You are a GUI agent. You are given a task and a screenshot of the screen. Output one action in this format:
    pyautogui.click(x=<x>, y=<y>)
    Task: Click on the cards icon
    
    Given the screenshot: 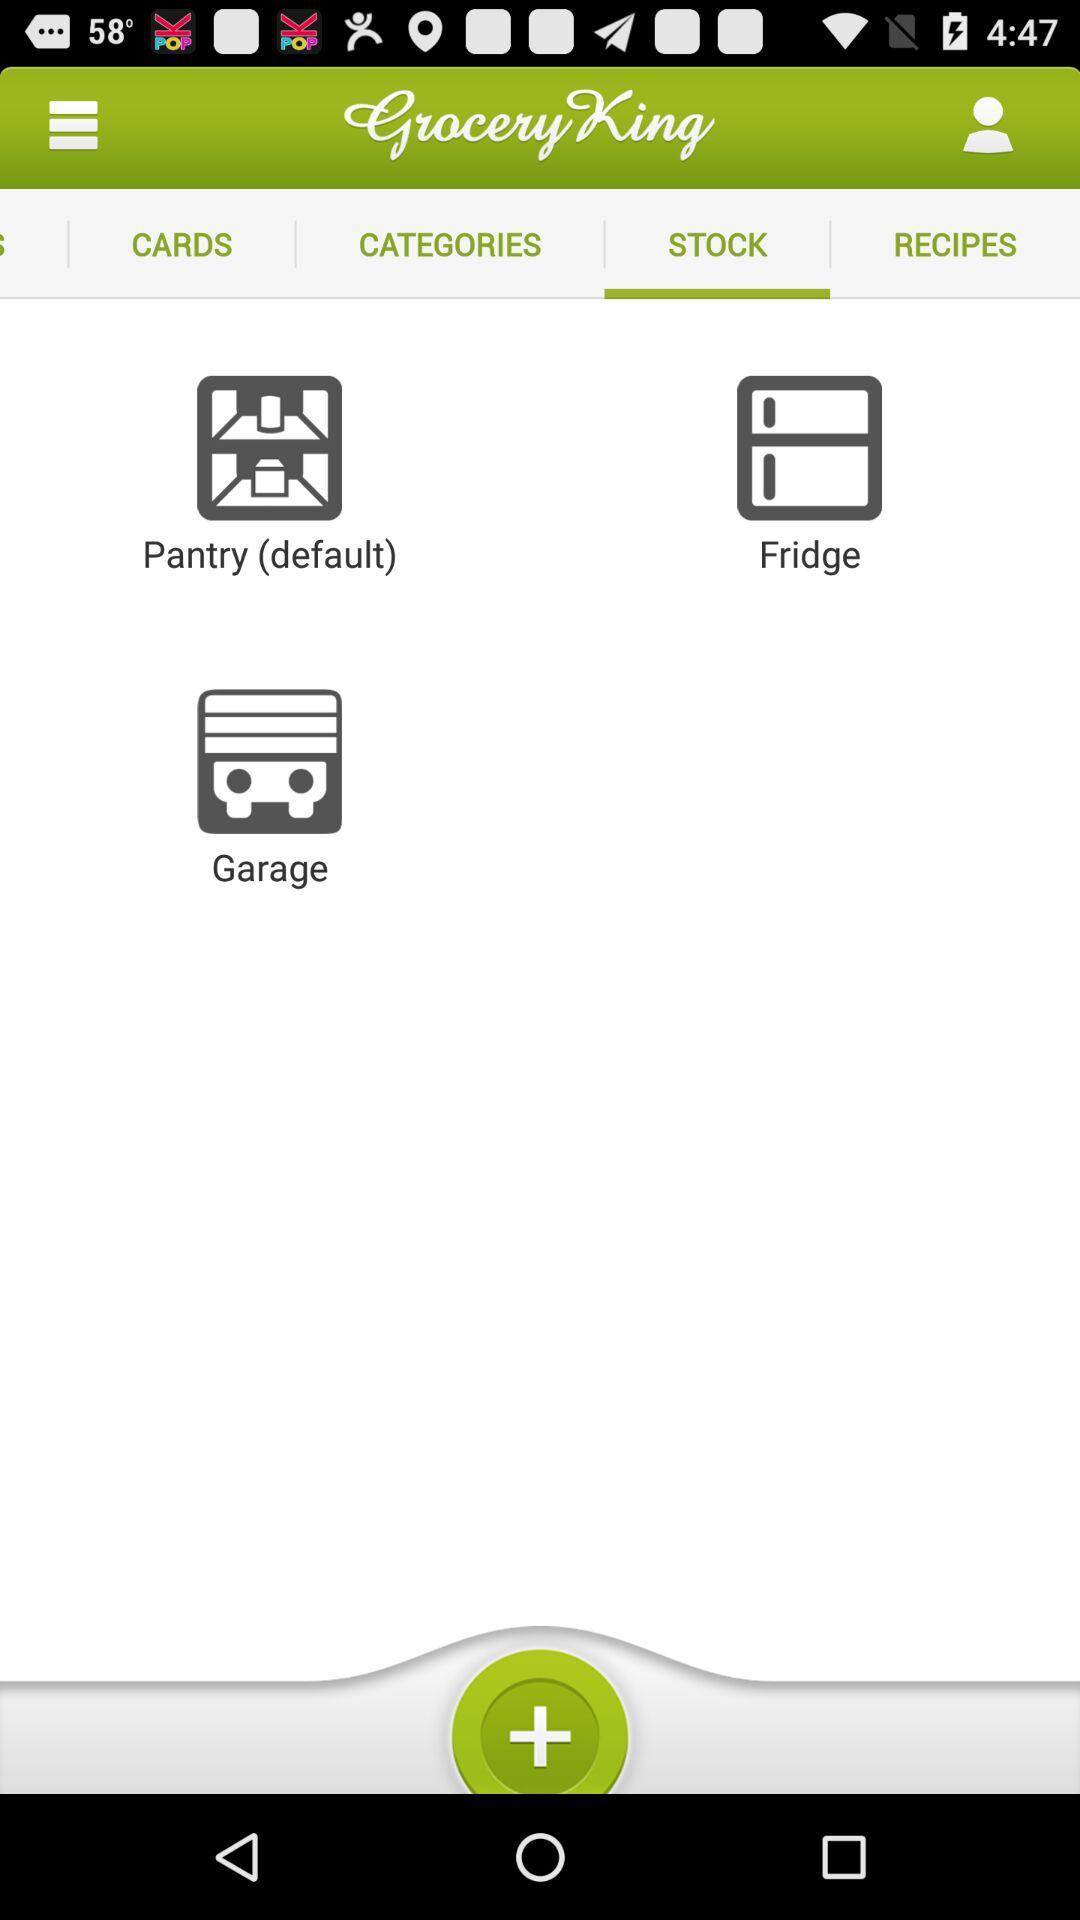 What is the action you would take?
    pyautogui.click(x=181, y=243)
    